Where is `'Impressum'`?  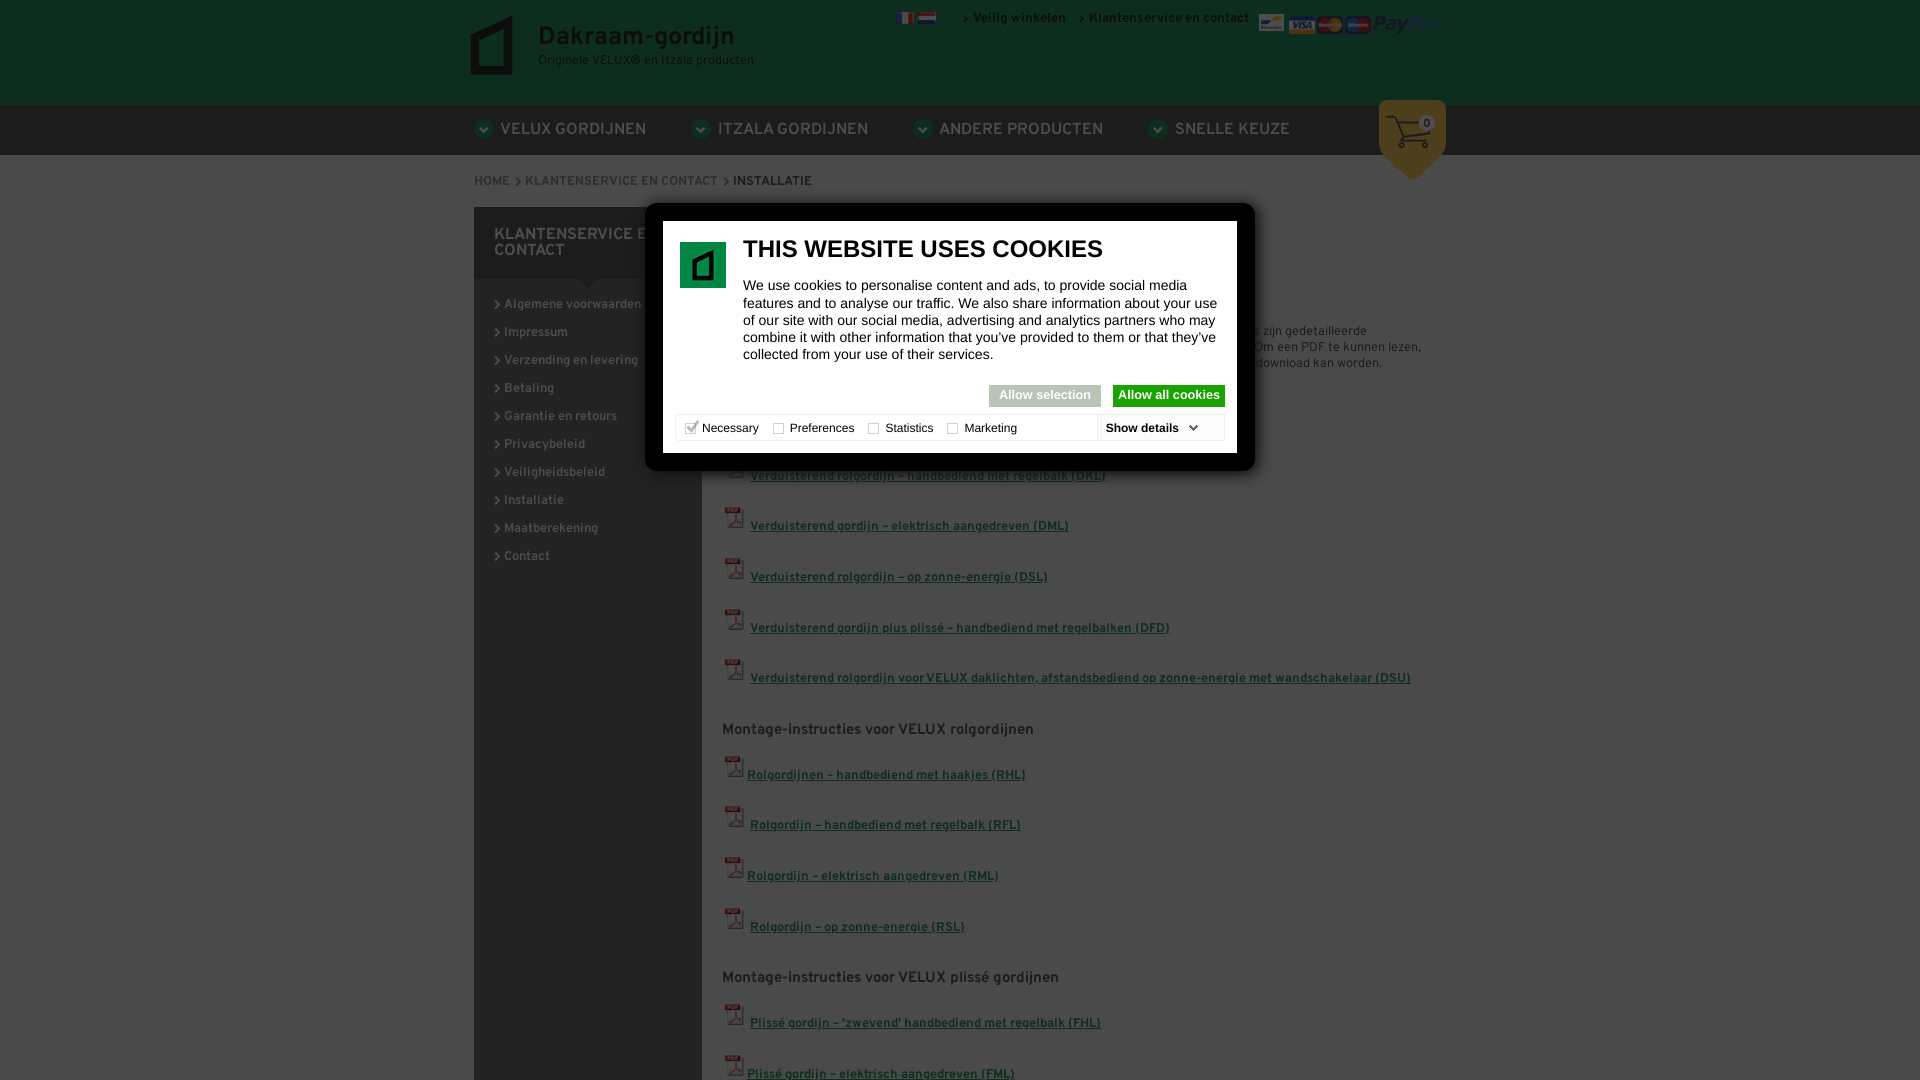
'Impressum' is located at coordinates (504, 331).